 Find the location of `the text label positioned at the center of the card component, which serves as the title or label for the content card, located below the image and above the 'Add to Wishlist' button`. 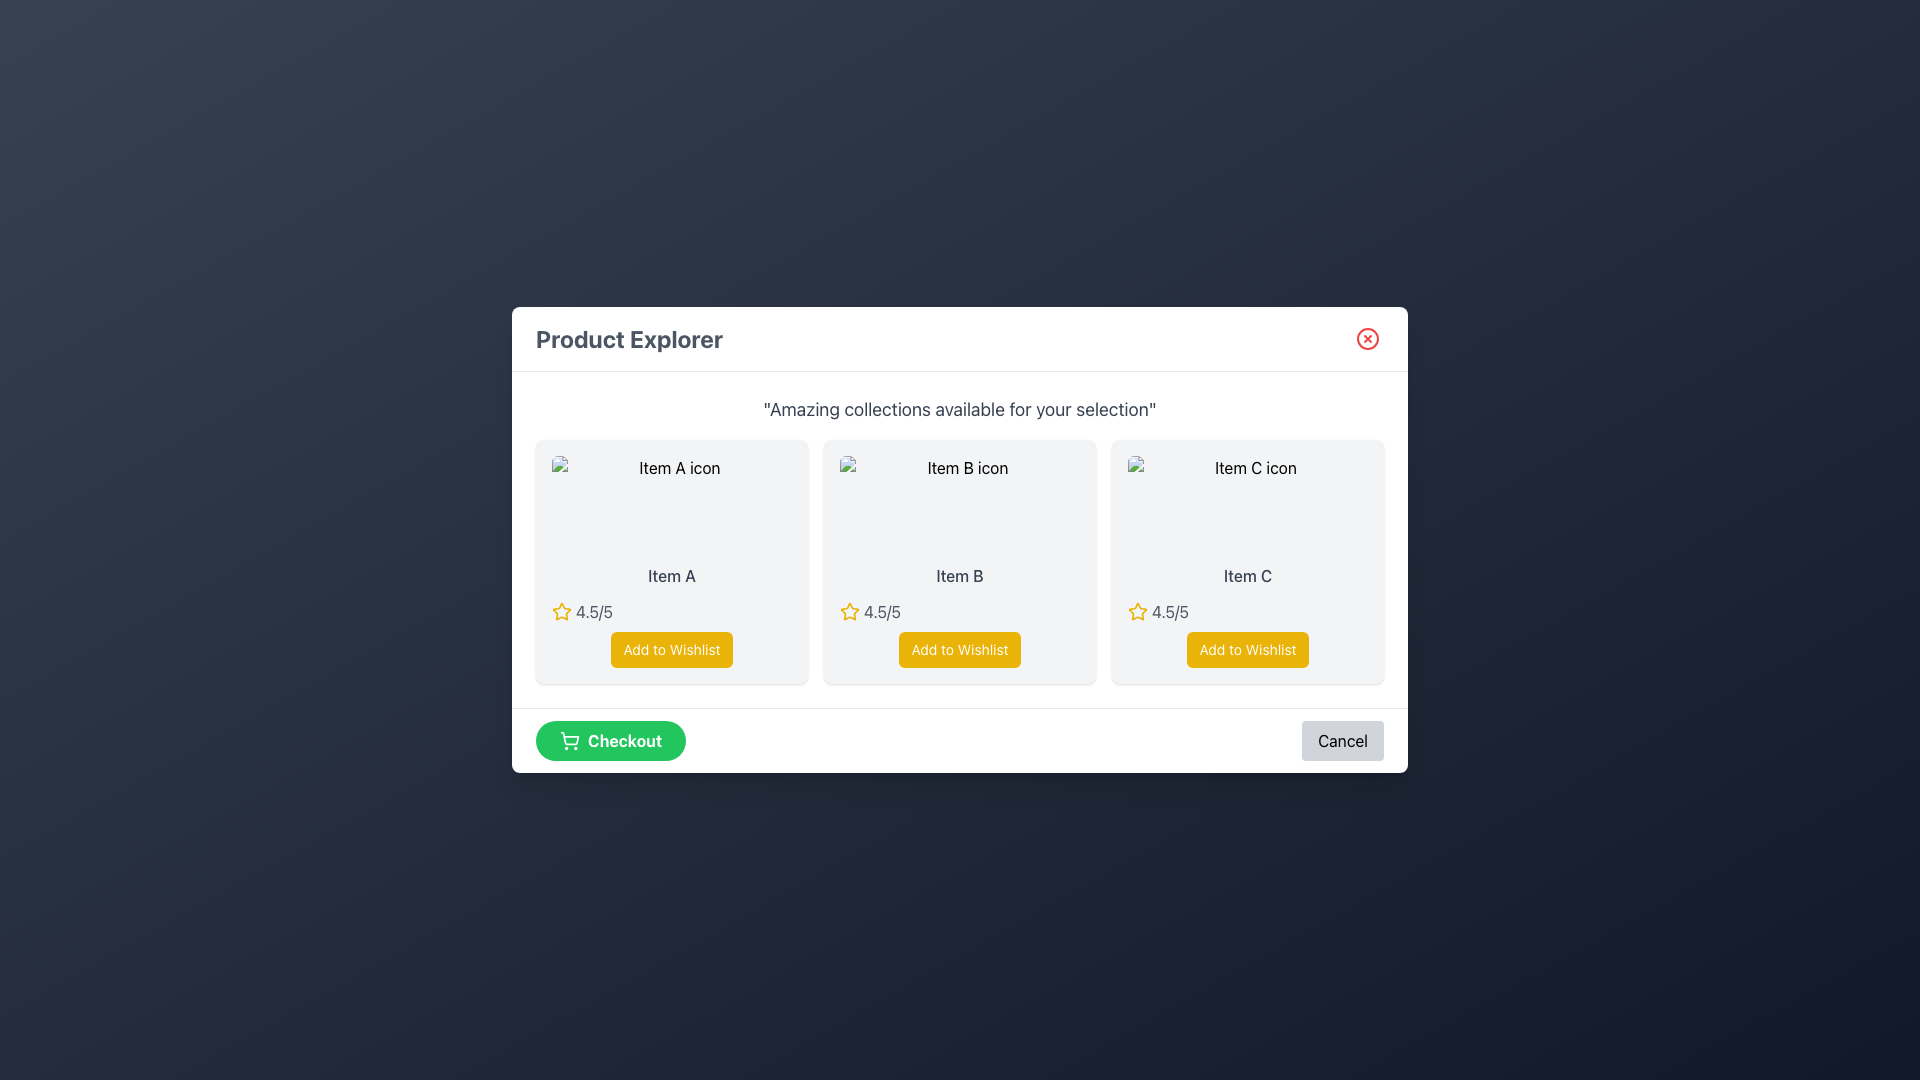

the text label positioned at the center of the card component, which serves as the title or label for the content card, located below the image and above the 'Add to Wishlist' button is located at coordinates (960, 575).